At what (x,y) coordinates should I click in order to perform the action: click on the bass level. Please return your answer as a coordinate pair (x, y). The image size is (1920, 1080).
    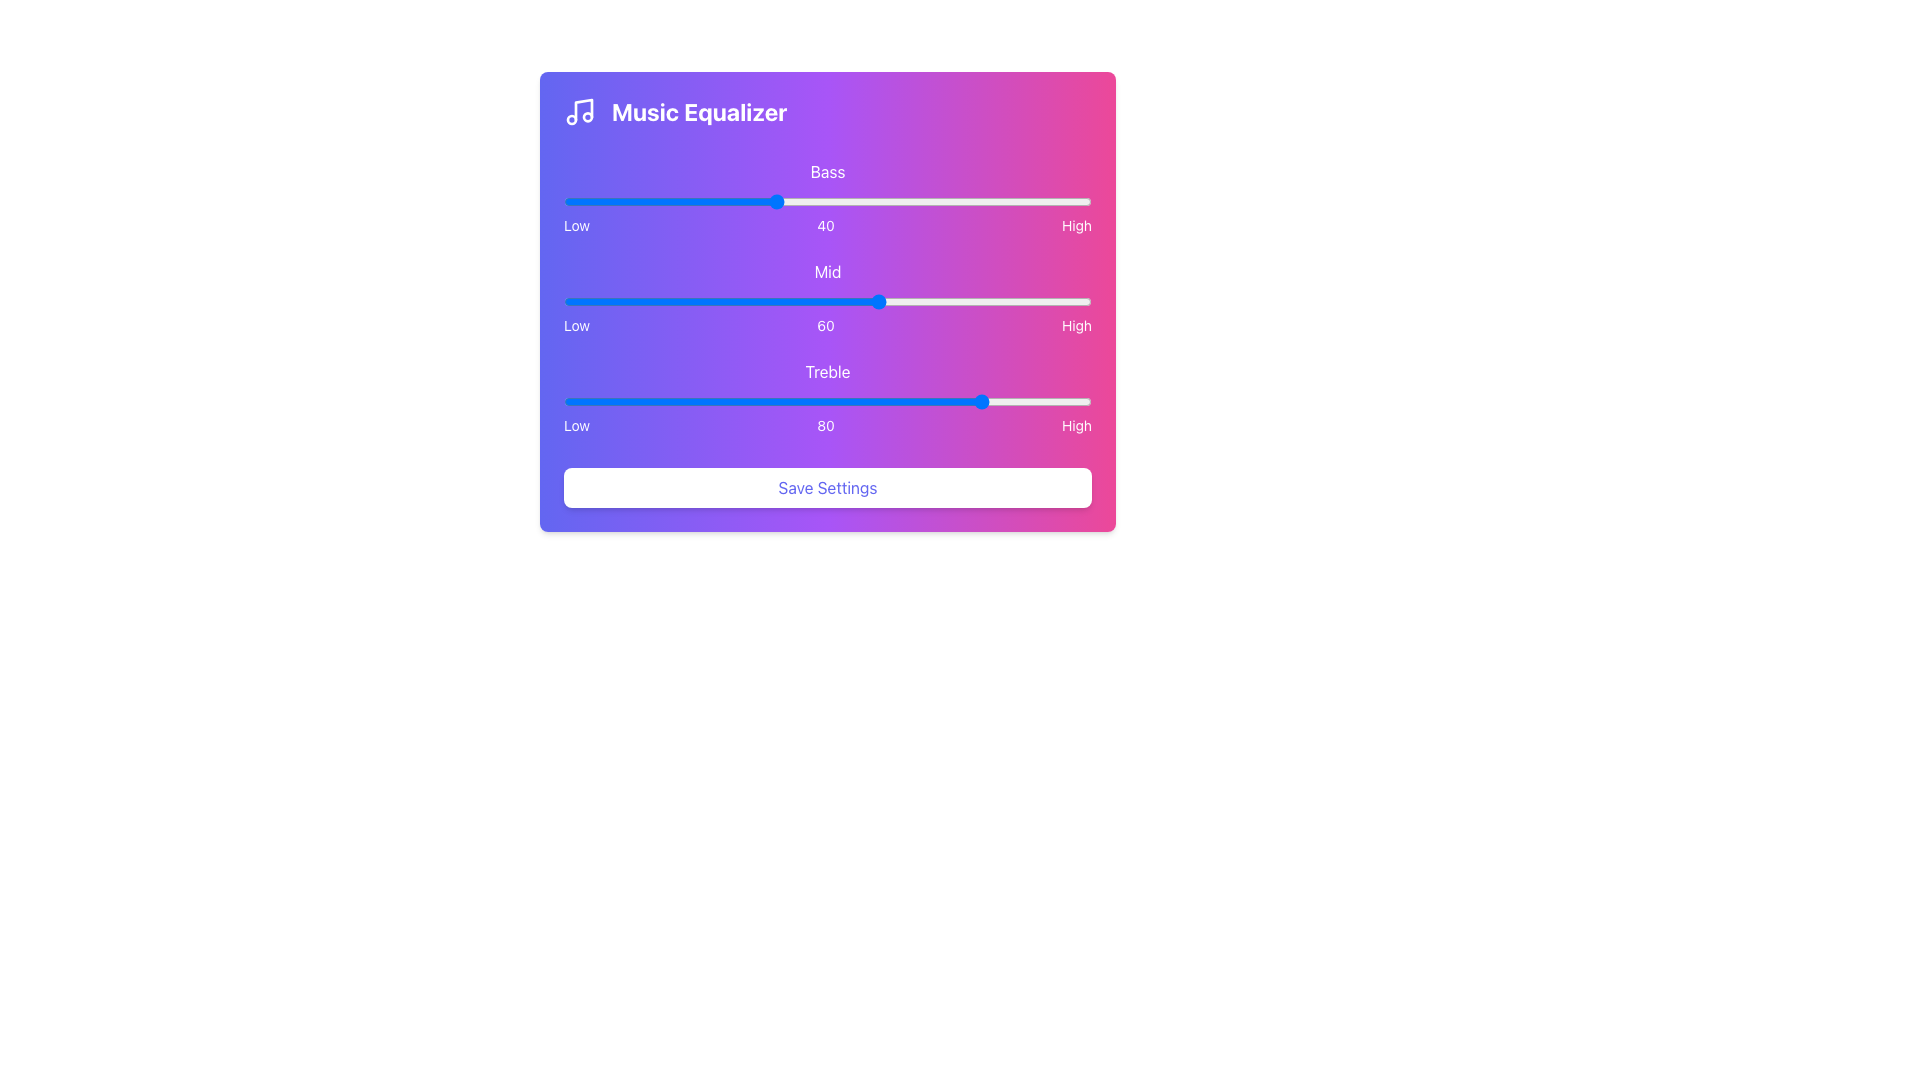
    Looking at the image, I should click on (895, 201).